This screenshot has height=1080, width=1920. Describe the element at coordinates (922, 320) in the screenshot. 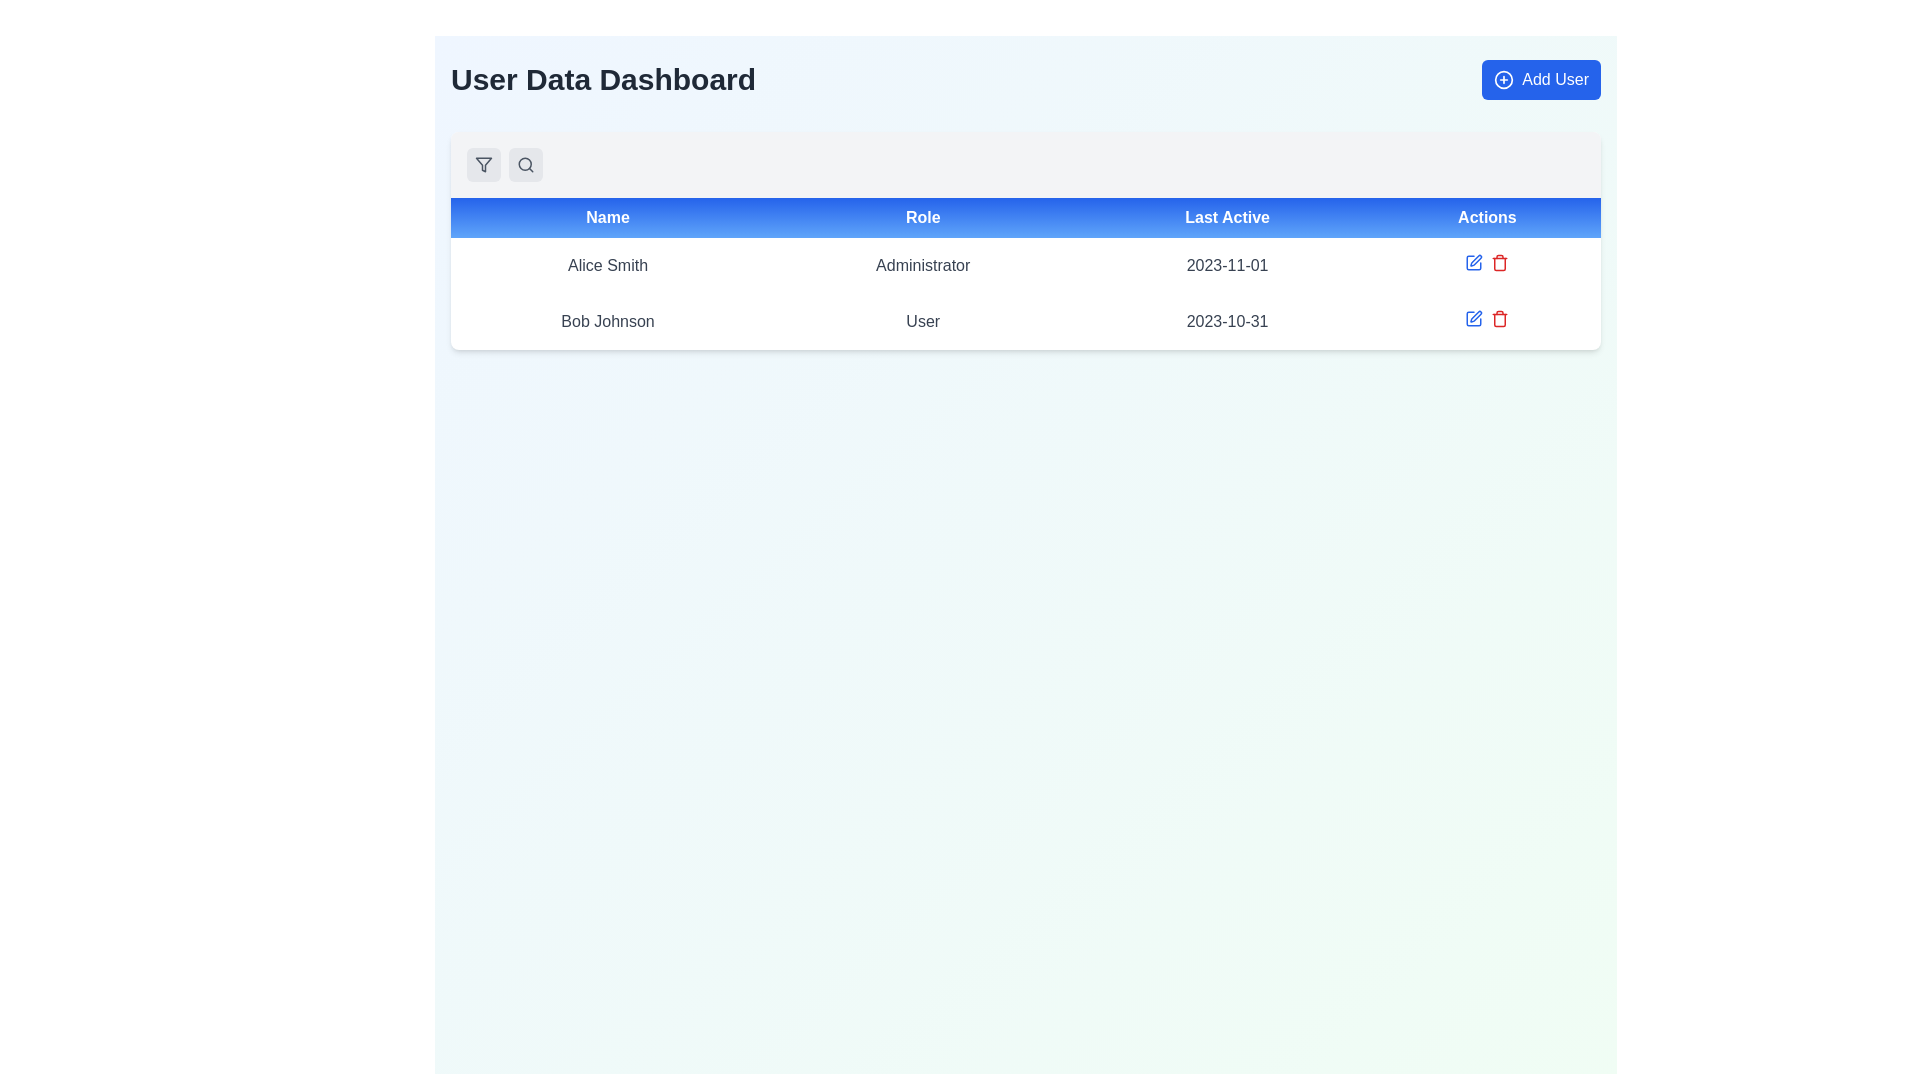

I see `the 'User' text label in the center column of the data table, which categorizes the user role and is positioned between 'Bob Johnson' and '2023-10-31'` at that location.